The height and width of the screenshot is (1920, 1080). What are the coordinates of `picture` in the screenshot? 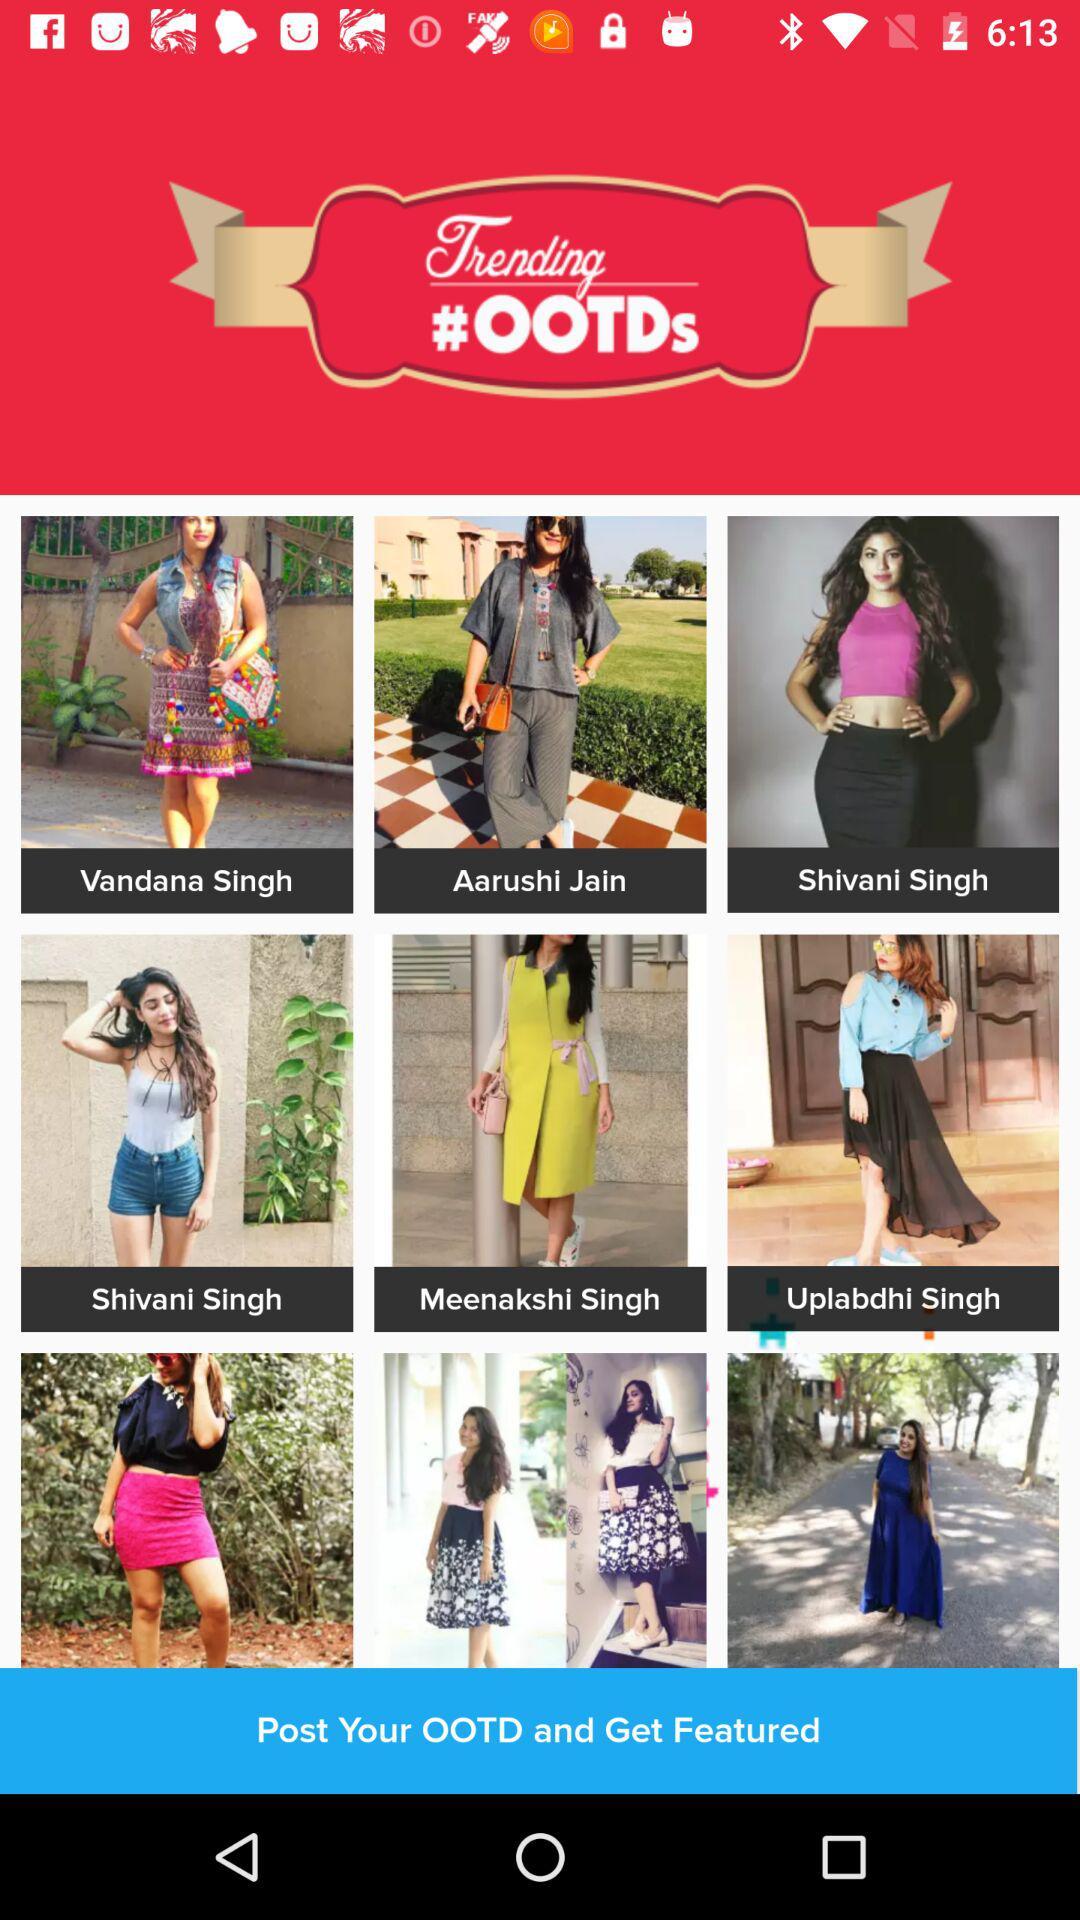 It's located at (187, 1099).